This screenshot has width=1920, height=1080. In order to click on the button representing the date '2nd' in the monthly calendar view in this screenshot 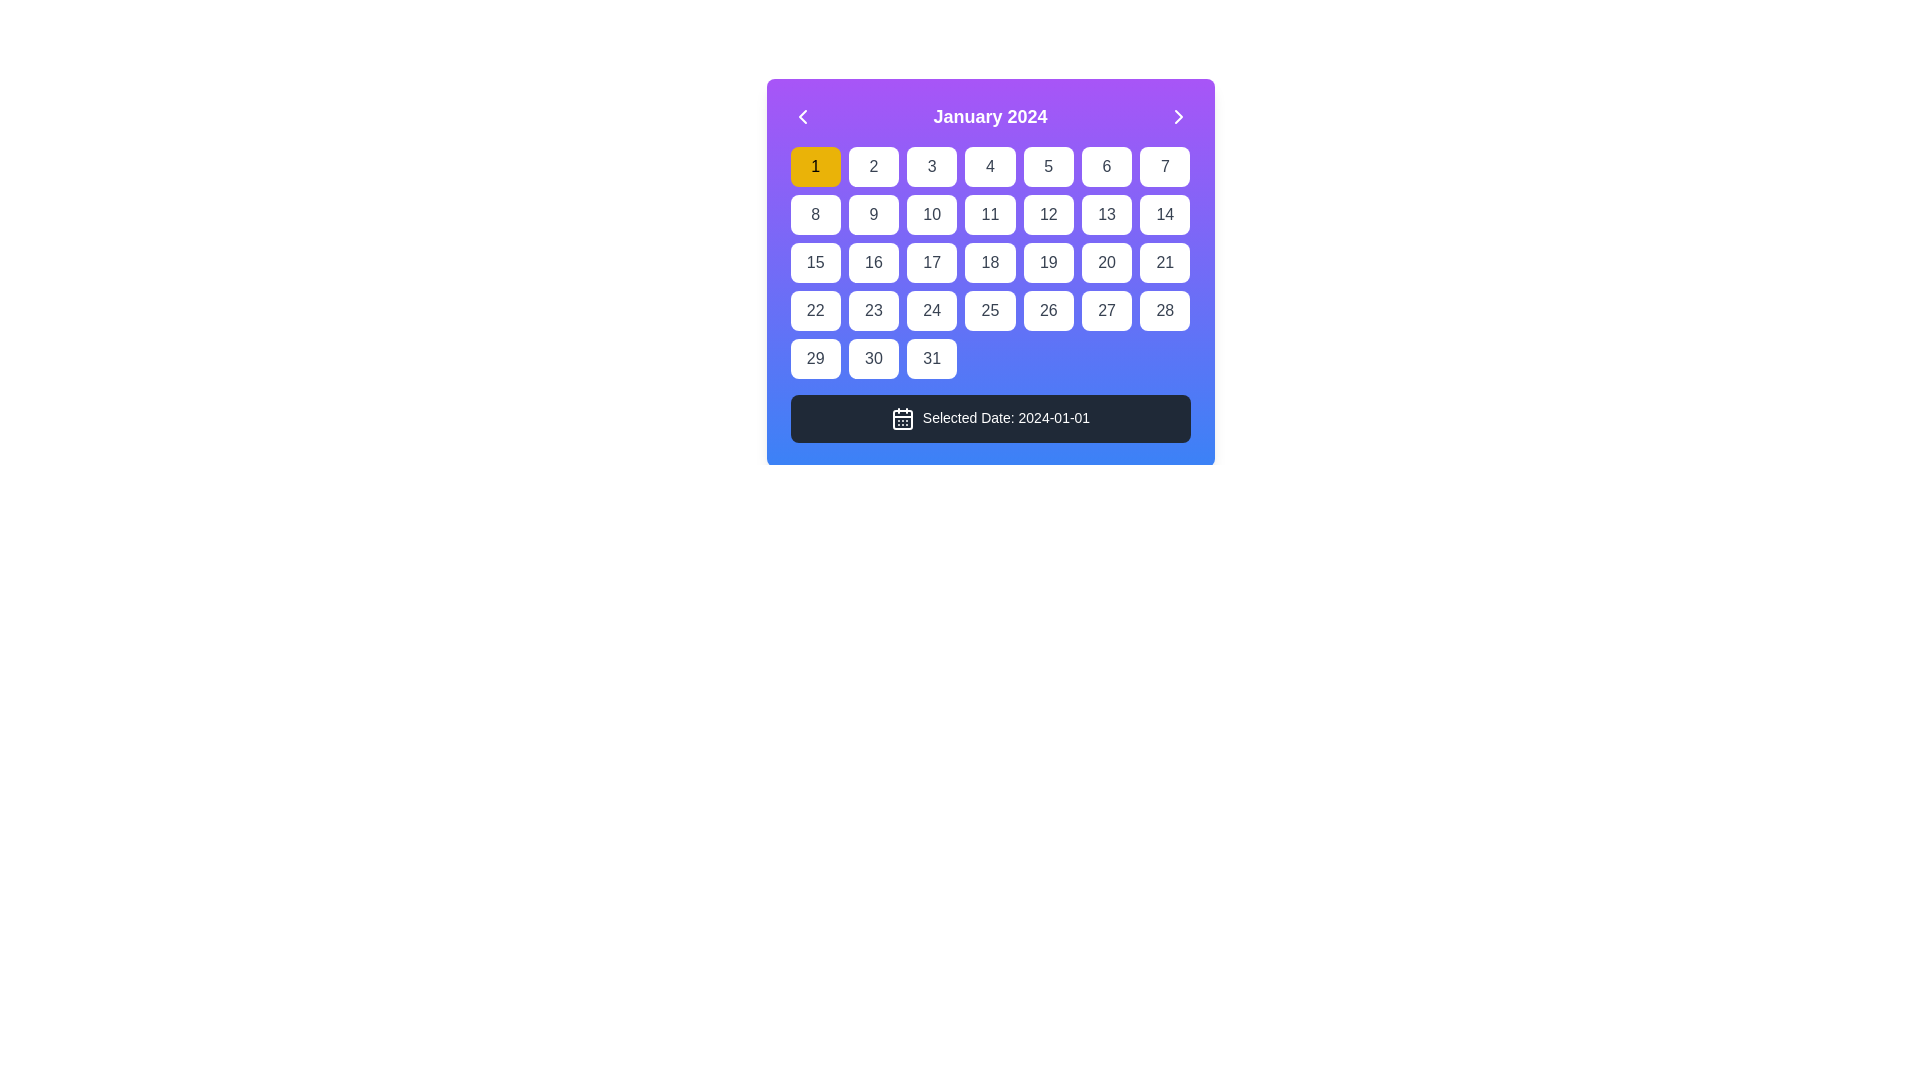, I will do `click(873, 165)`.